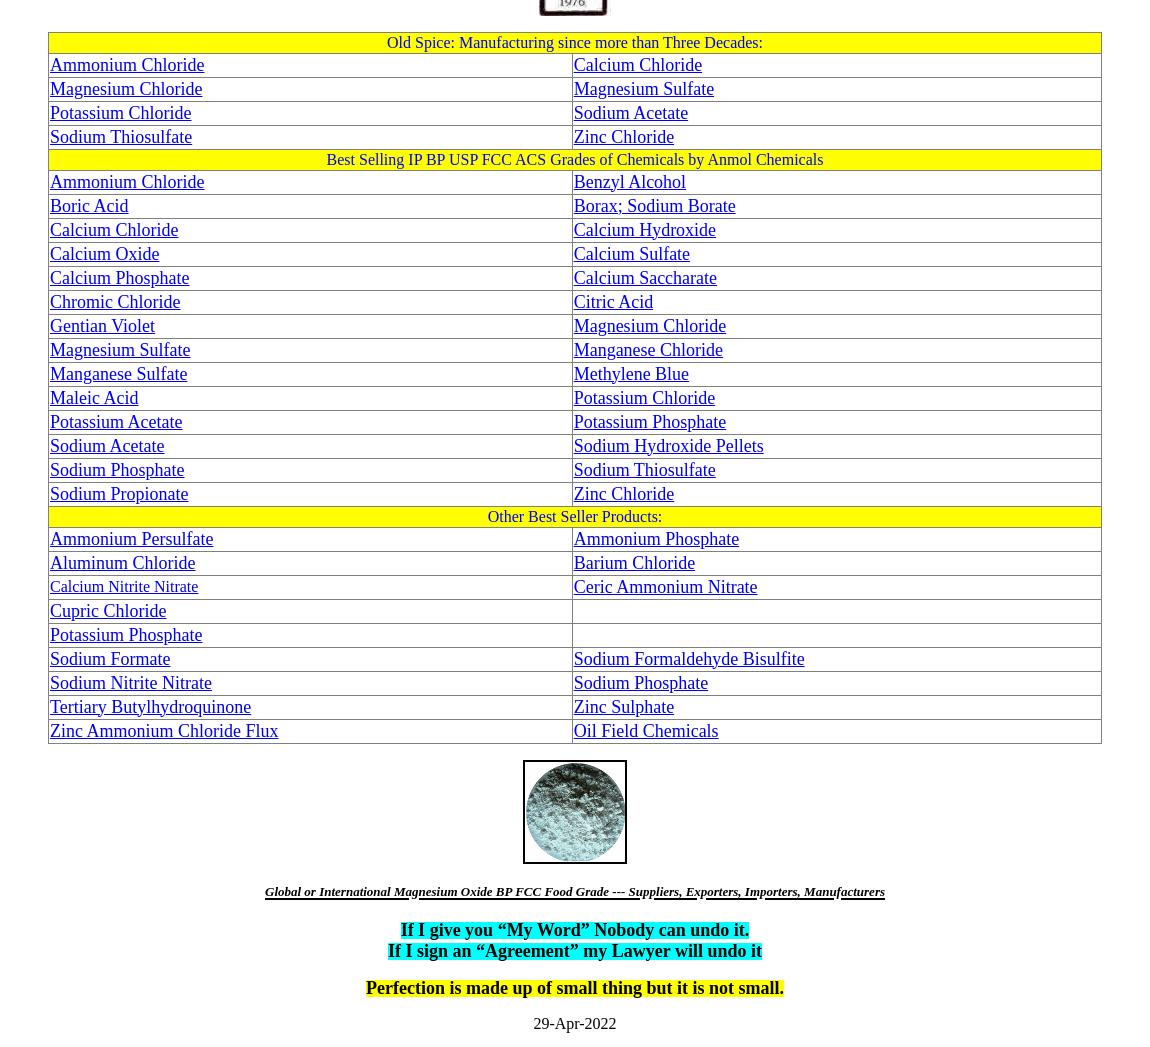 The width and height of the screenshot is (1150, 1047). What do you see at coordinates (575, 889) in the screenshot?
I see `'Global or 

	International Magnesium Oxide BP FCC Food Grade --- Suppliers, 

	Exporters, Importers, Manufacturers'` at bounding box center [575, 889].